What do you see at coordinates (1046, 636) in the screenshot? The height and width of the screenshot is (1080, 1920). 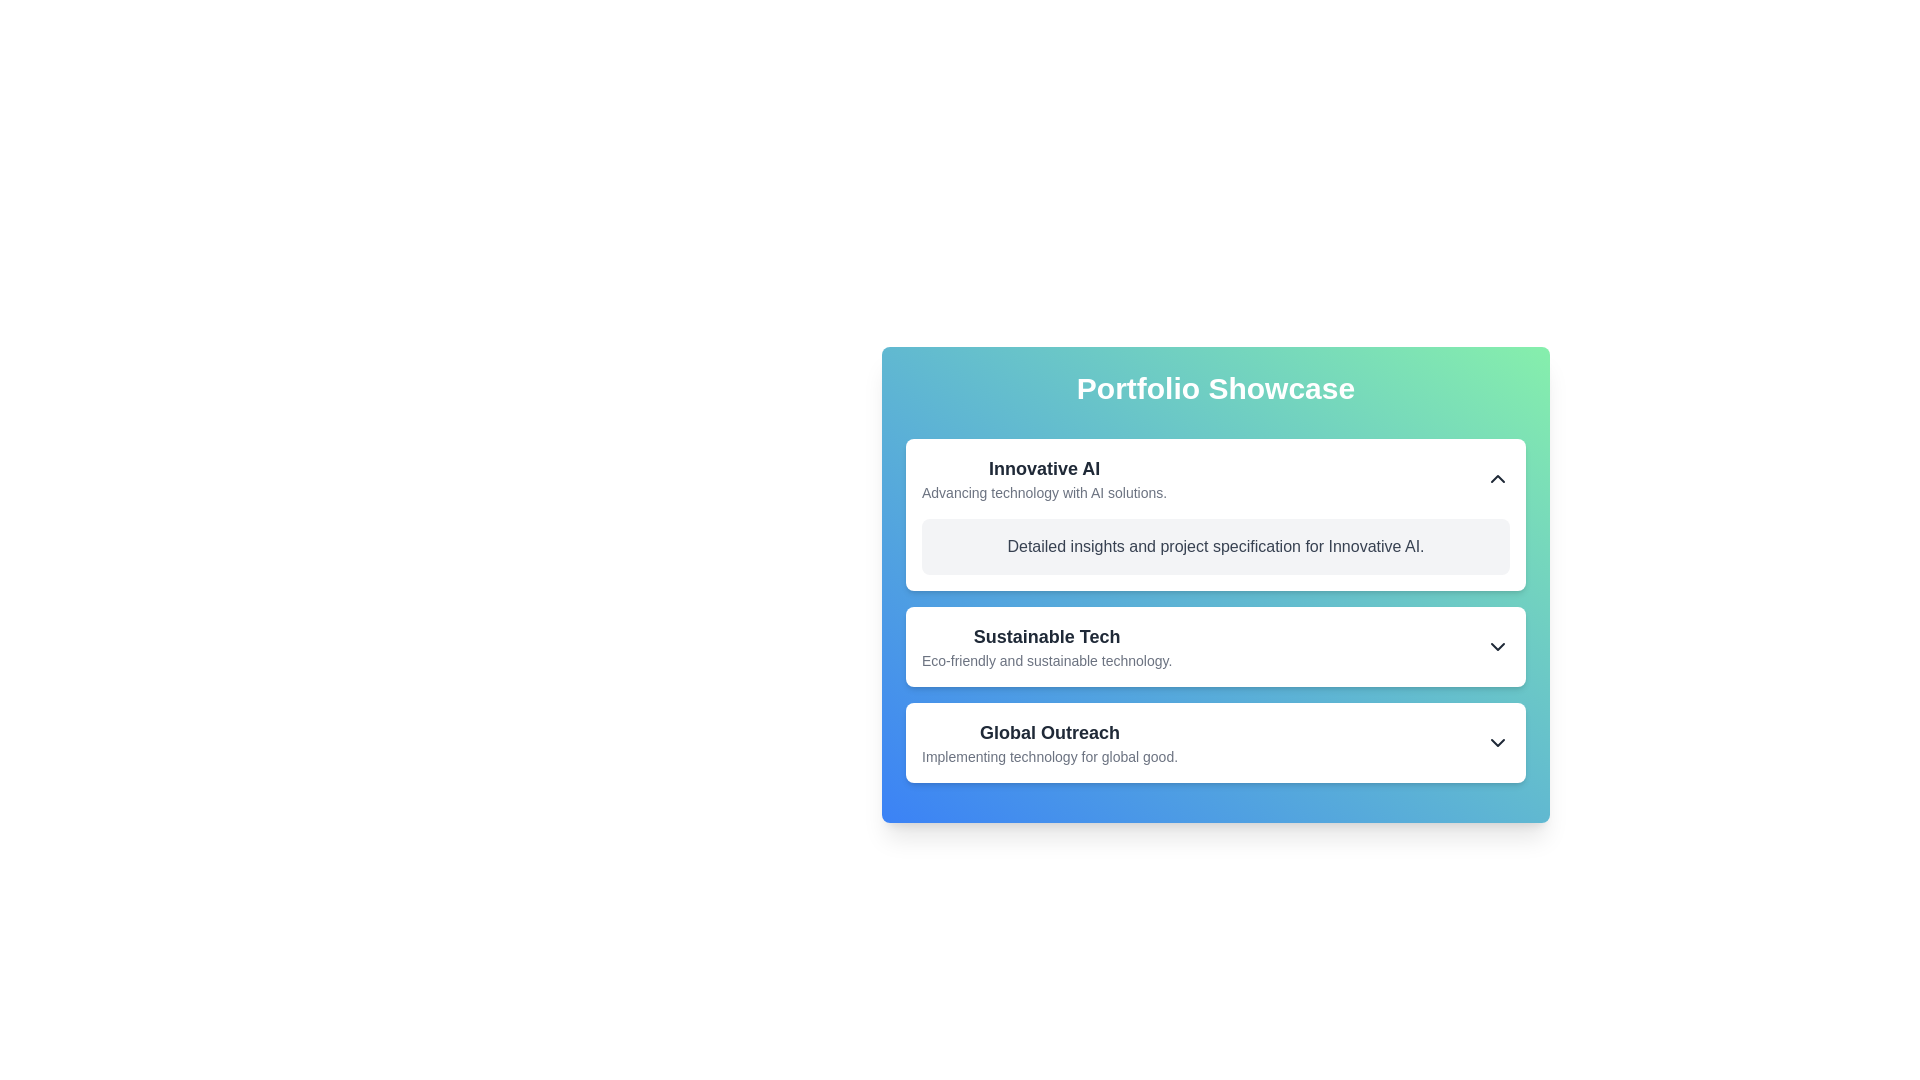 I see `the text display heading that shows 'Sustainable Tech', which is prominently styled in grayish color and is located above the descriptive text in its section` at bounding box center [1046, 636].